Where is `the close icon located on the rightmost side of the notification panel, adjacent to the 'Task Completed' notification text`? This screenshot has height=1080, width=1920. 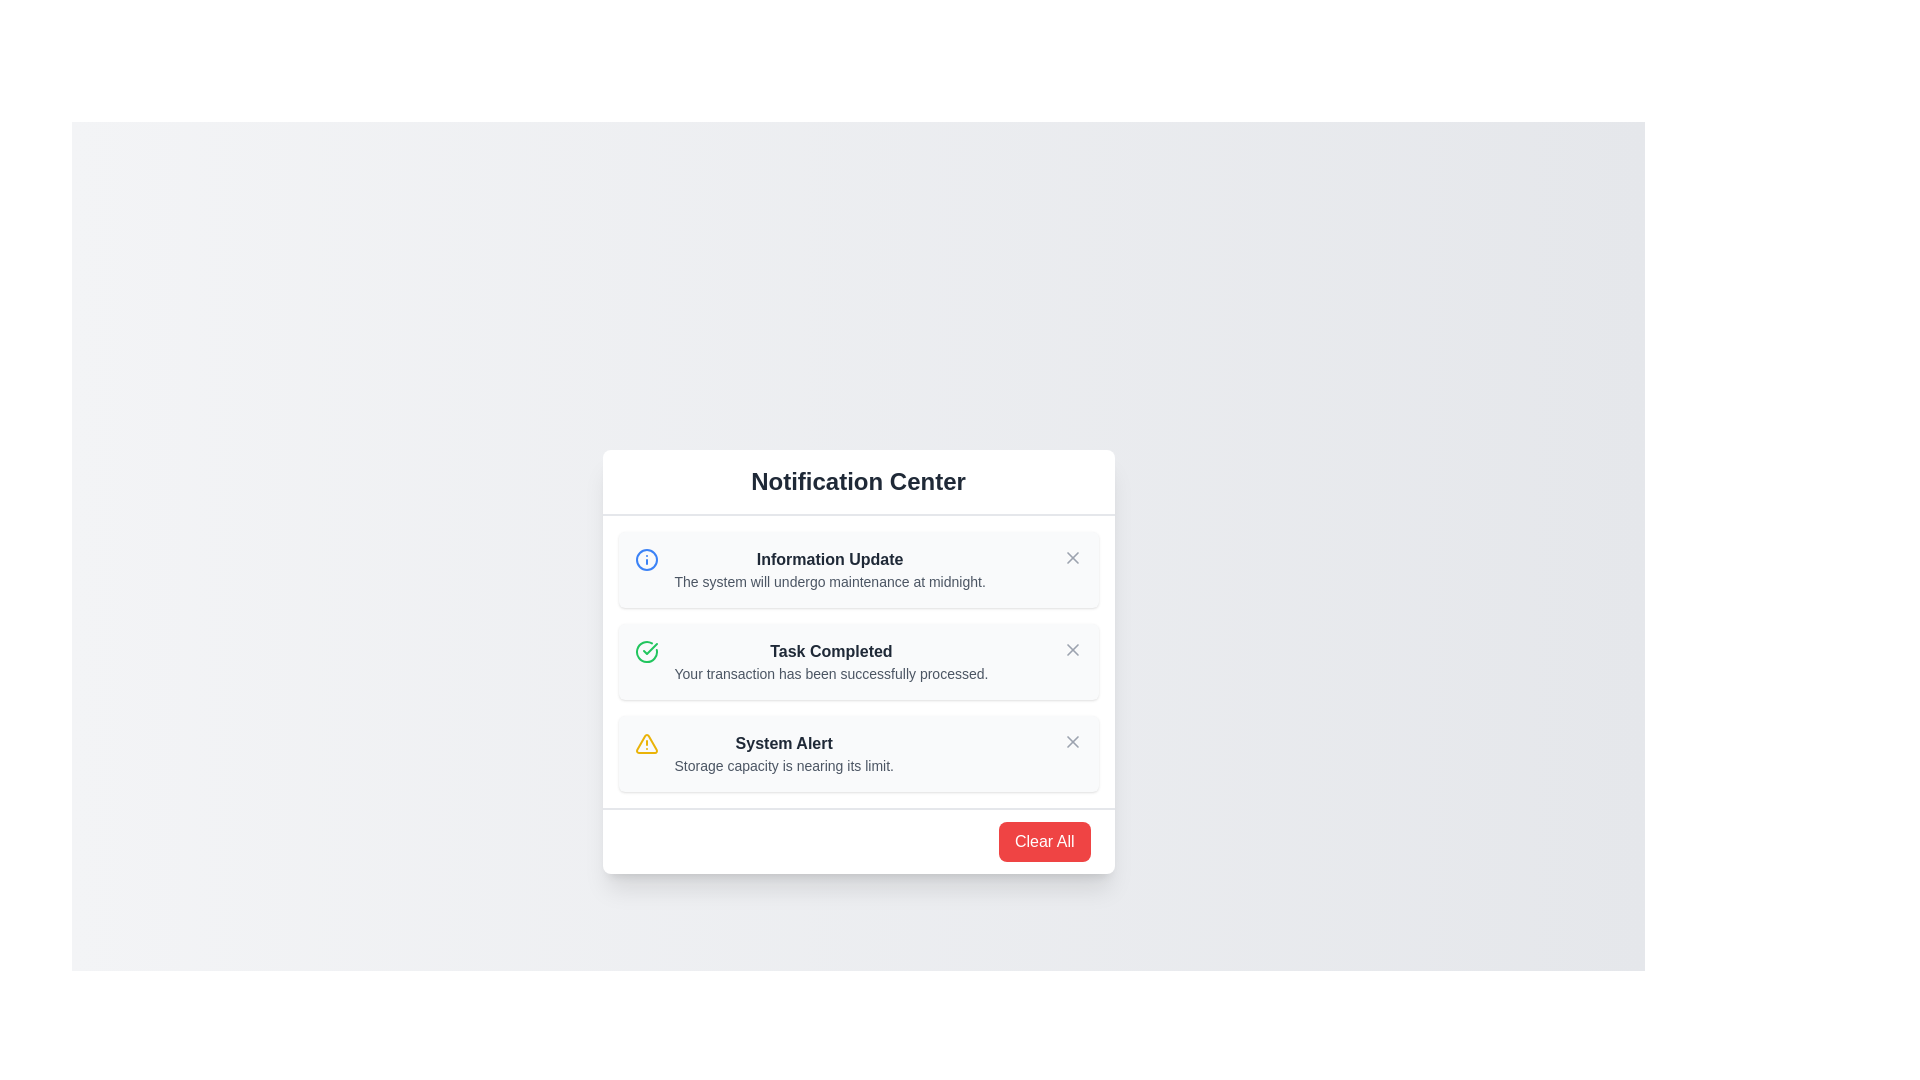 the close icon located on the rightmost side of the notification panel, adjacent to the 'Task Completed' notification text is located at coordinates (1071, 650).